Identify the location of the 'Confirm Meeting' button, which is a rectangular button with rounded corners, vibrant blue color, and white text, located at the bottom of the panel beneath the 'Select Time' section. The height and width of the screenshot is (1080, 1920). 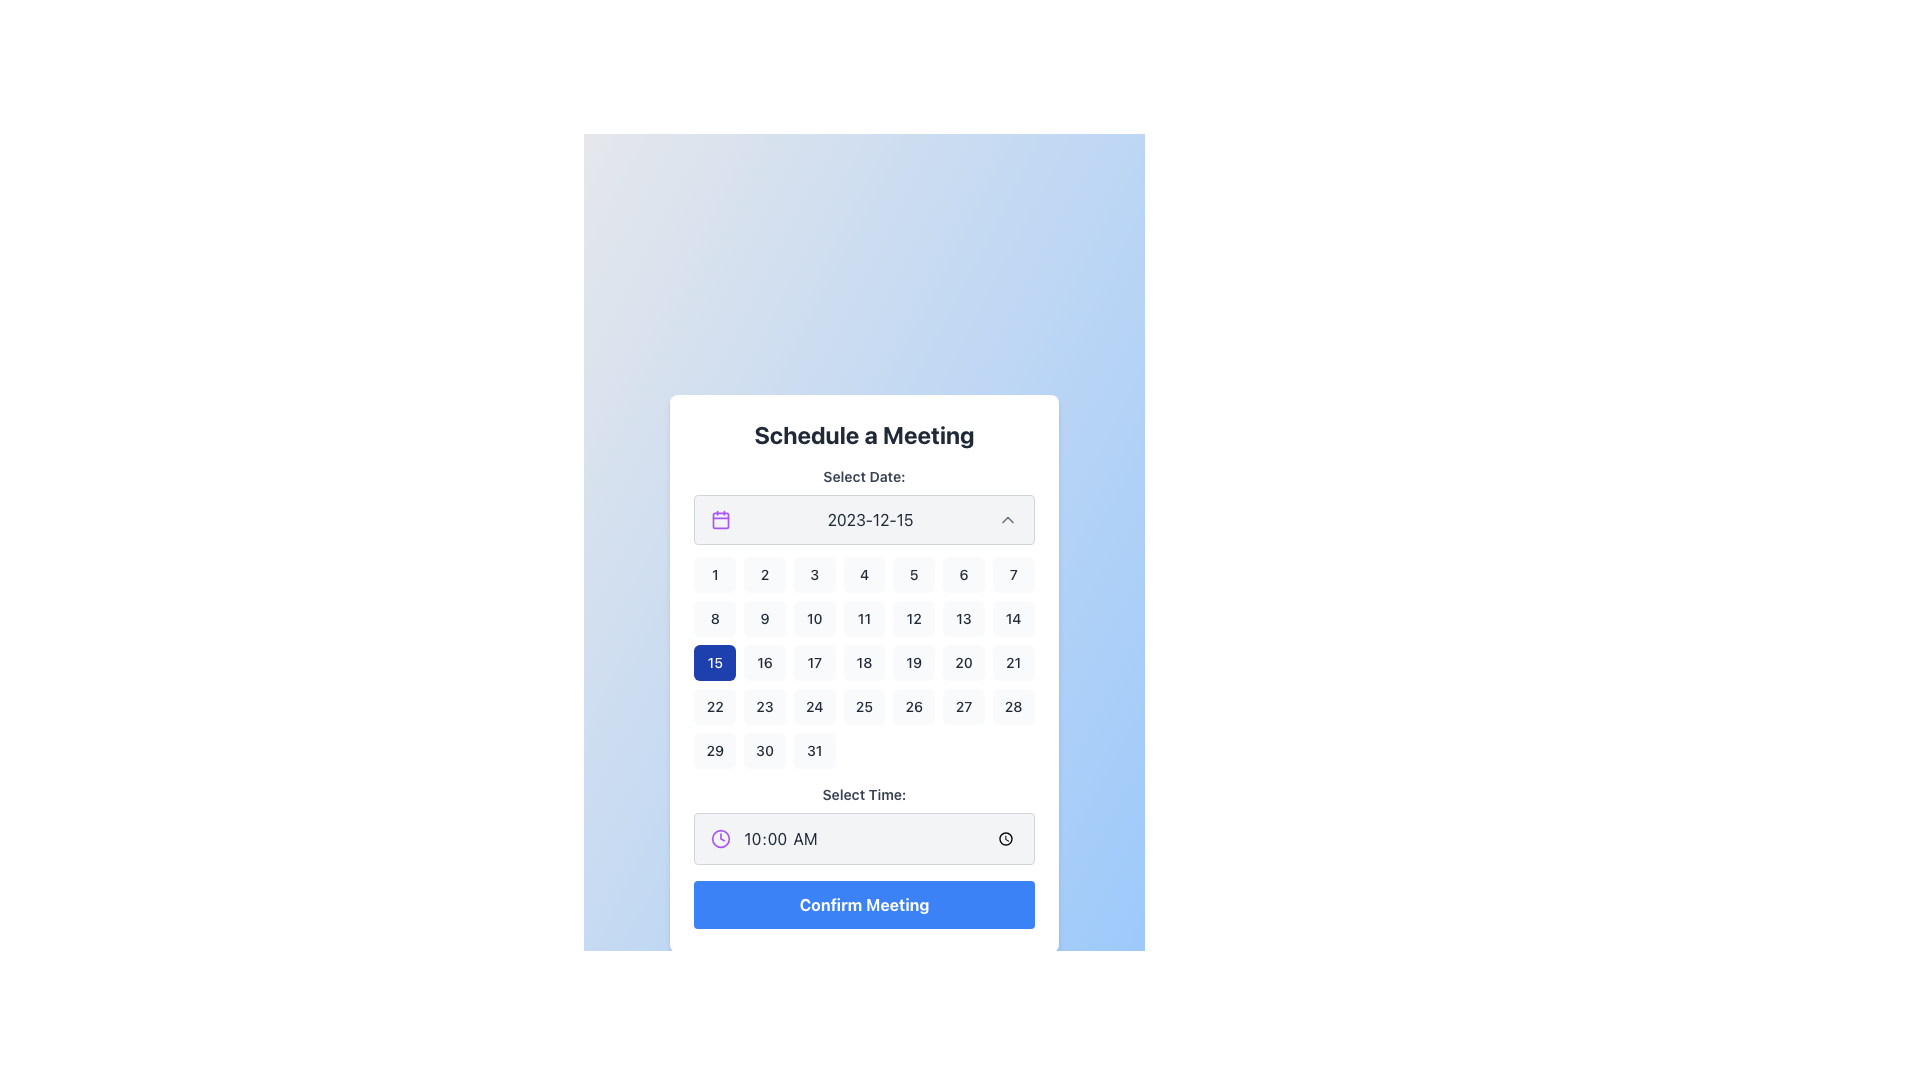
(864, 905).